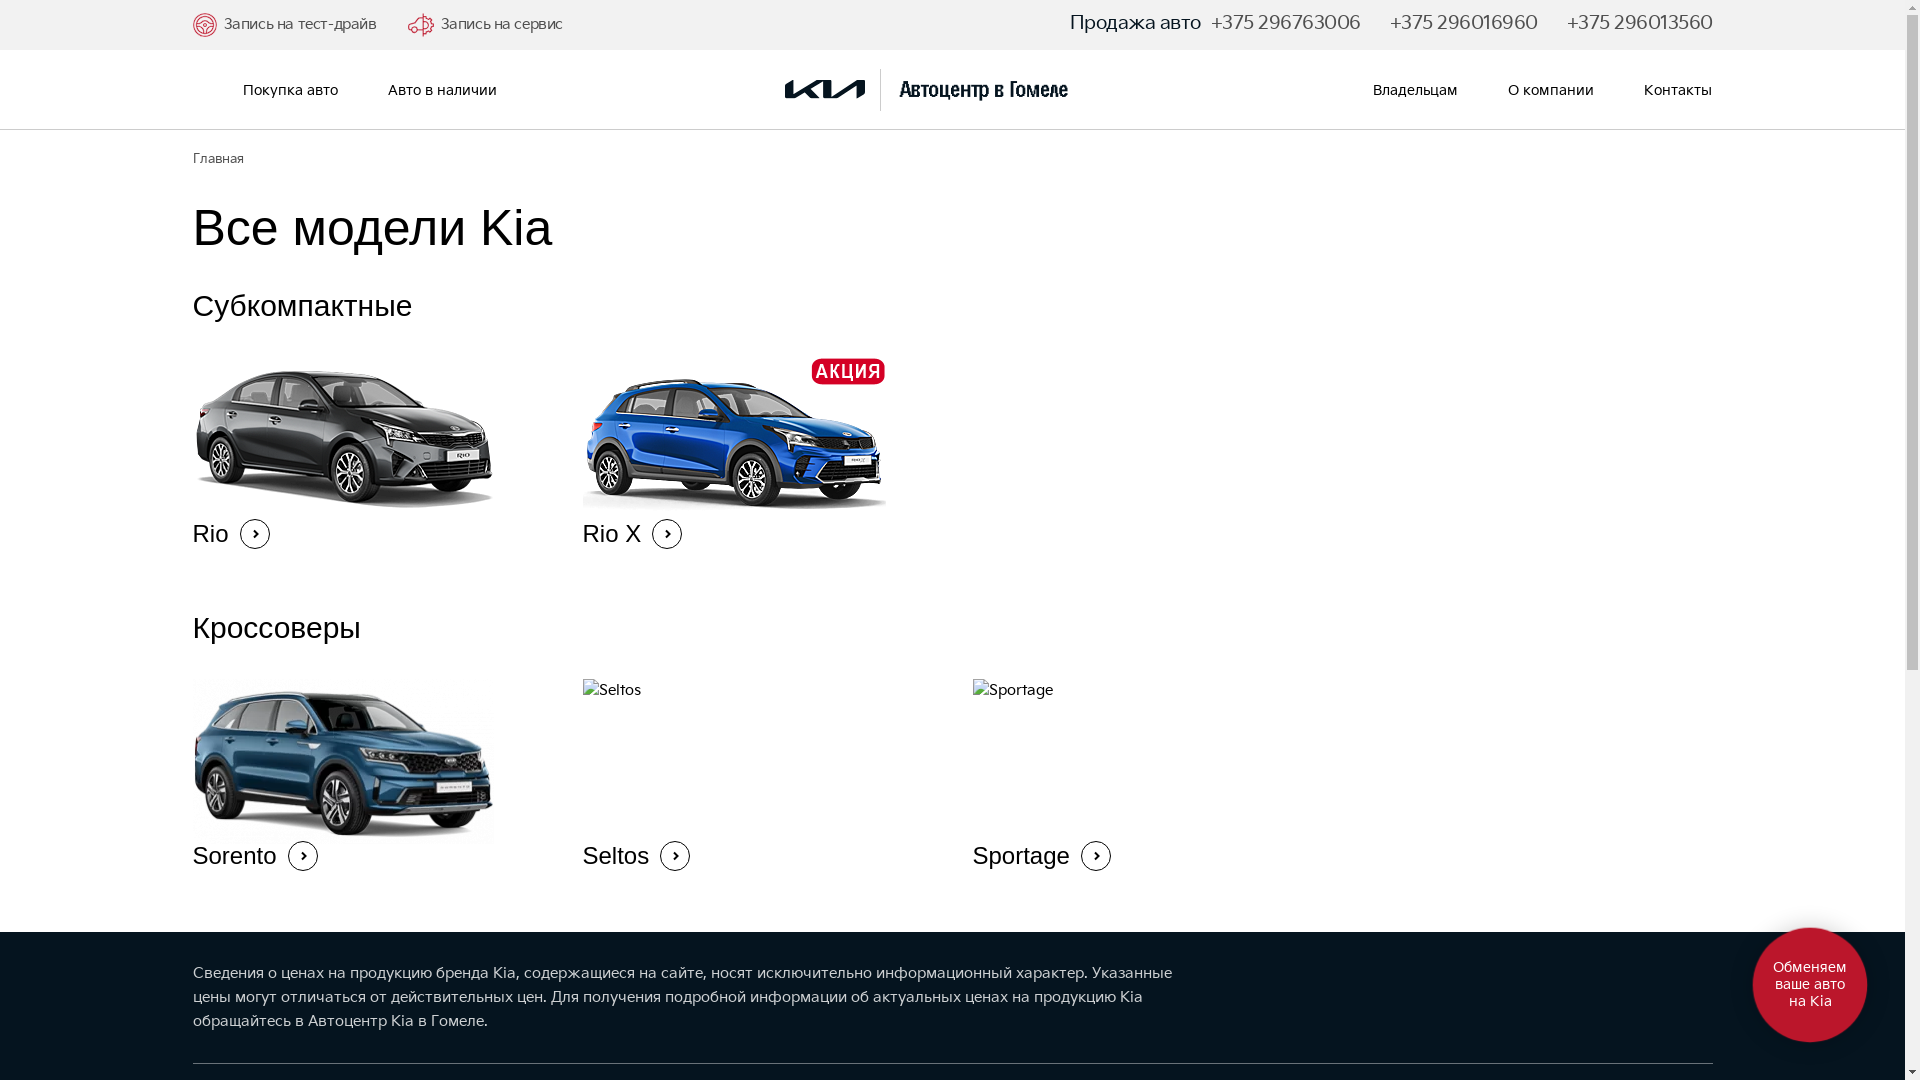 The height and width of the screenshot is (1080, 1920). Describe the element at coordinates (1285, 23) in the screenshot. I see `'+375 296763006'` at that location.